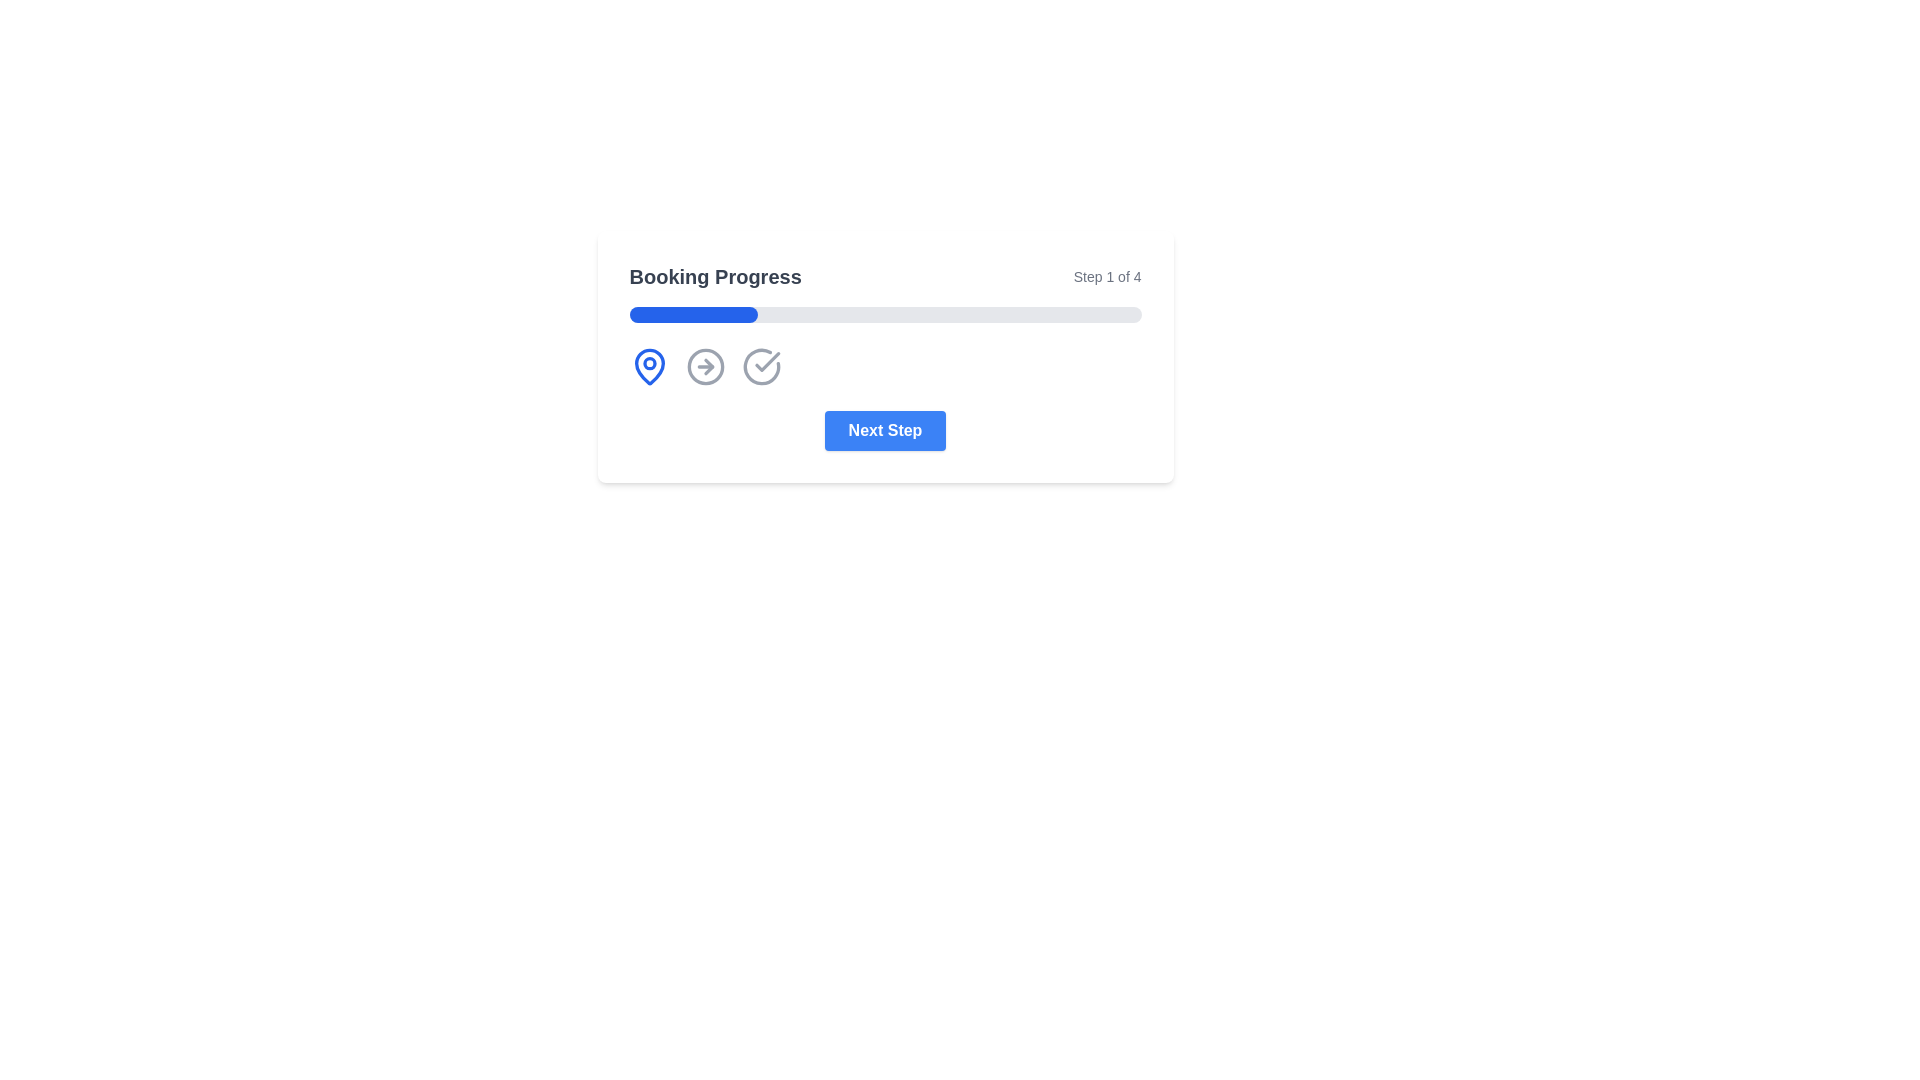 This screenshot has width=1920, height=1080. I want to click on the navigation icons within the 'Booking Progress' card component, so click(884, 356).